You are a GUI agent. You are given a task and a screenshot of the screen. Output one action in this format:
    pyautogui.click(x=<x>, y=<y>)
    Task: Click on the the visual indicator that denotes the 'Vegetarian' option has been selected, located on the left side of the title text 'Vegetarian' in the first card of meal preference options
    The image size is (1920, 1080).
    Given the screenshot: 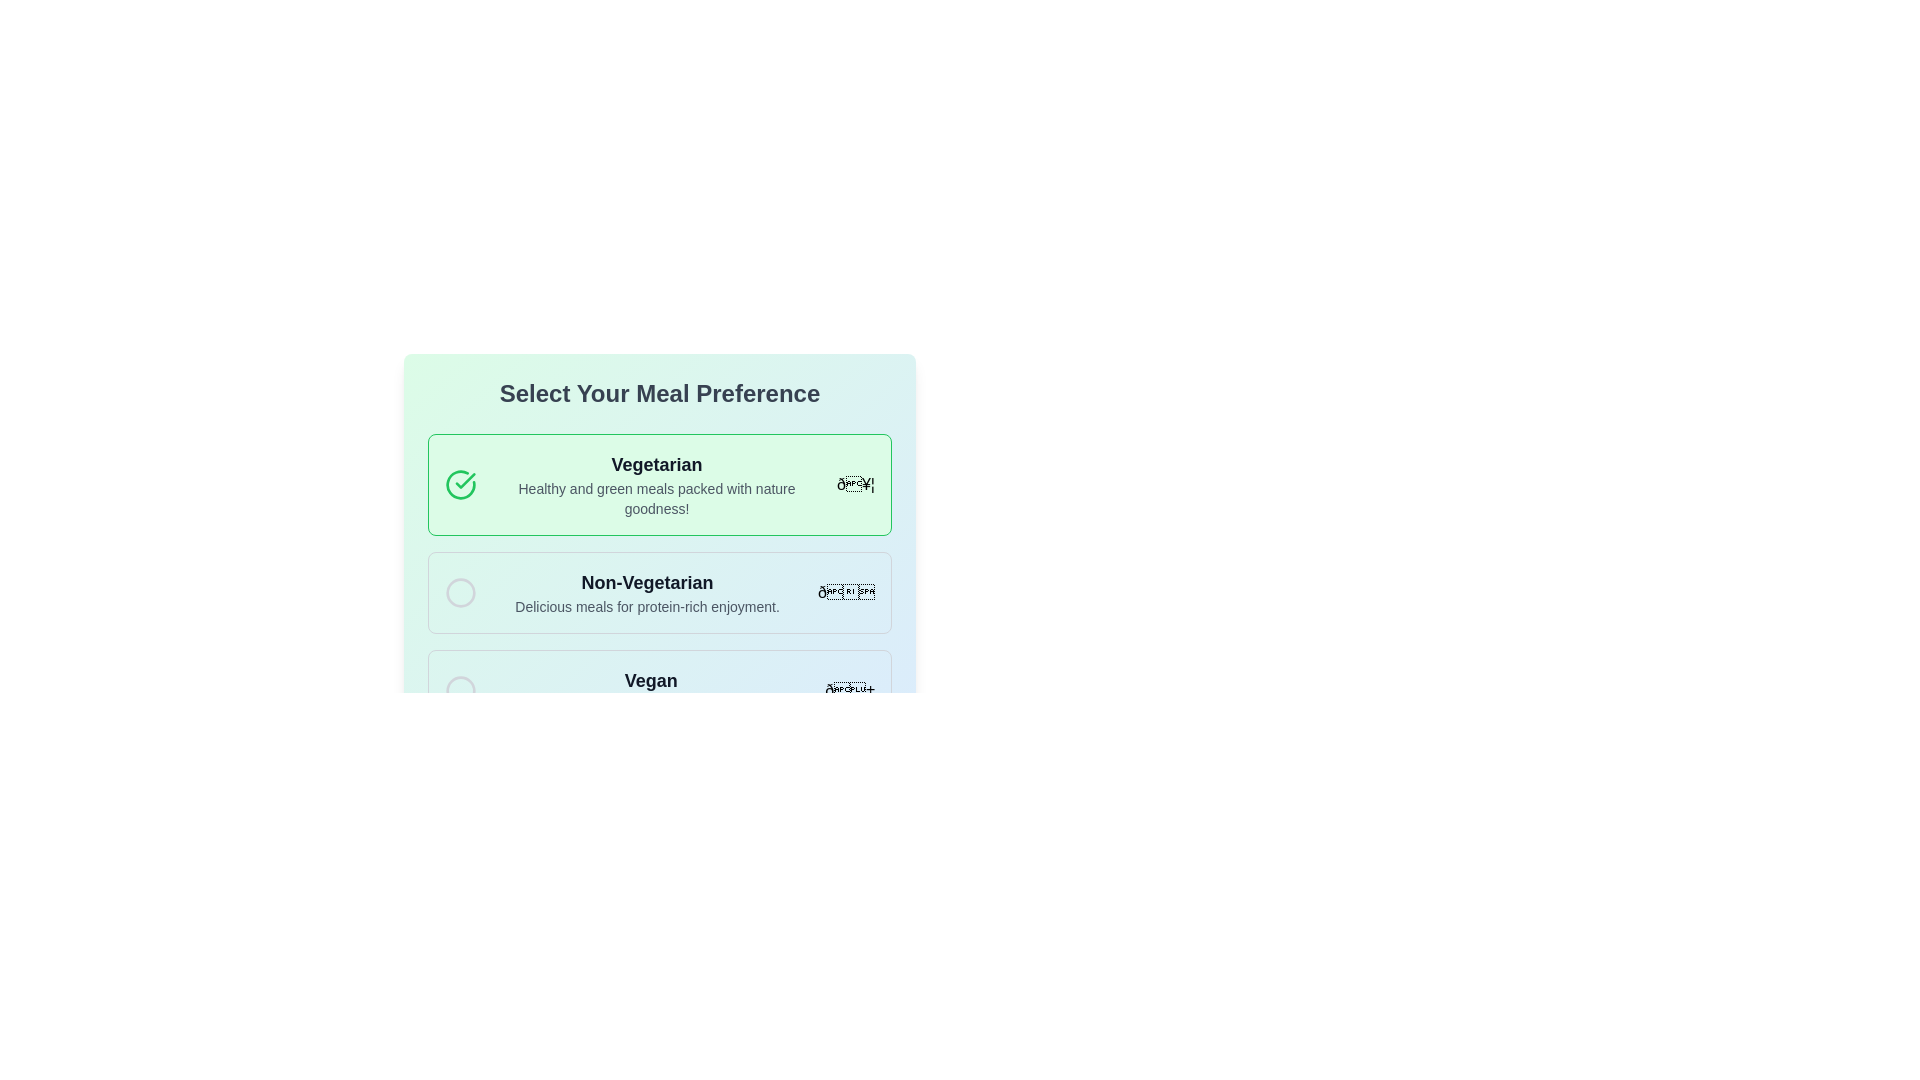 What is the action you would take?
    pyautogui.click(x=459, y=485)
    